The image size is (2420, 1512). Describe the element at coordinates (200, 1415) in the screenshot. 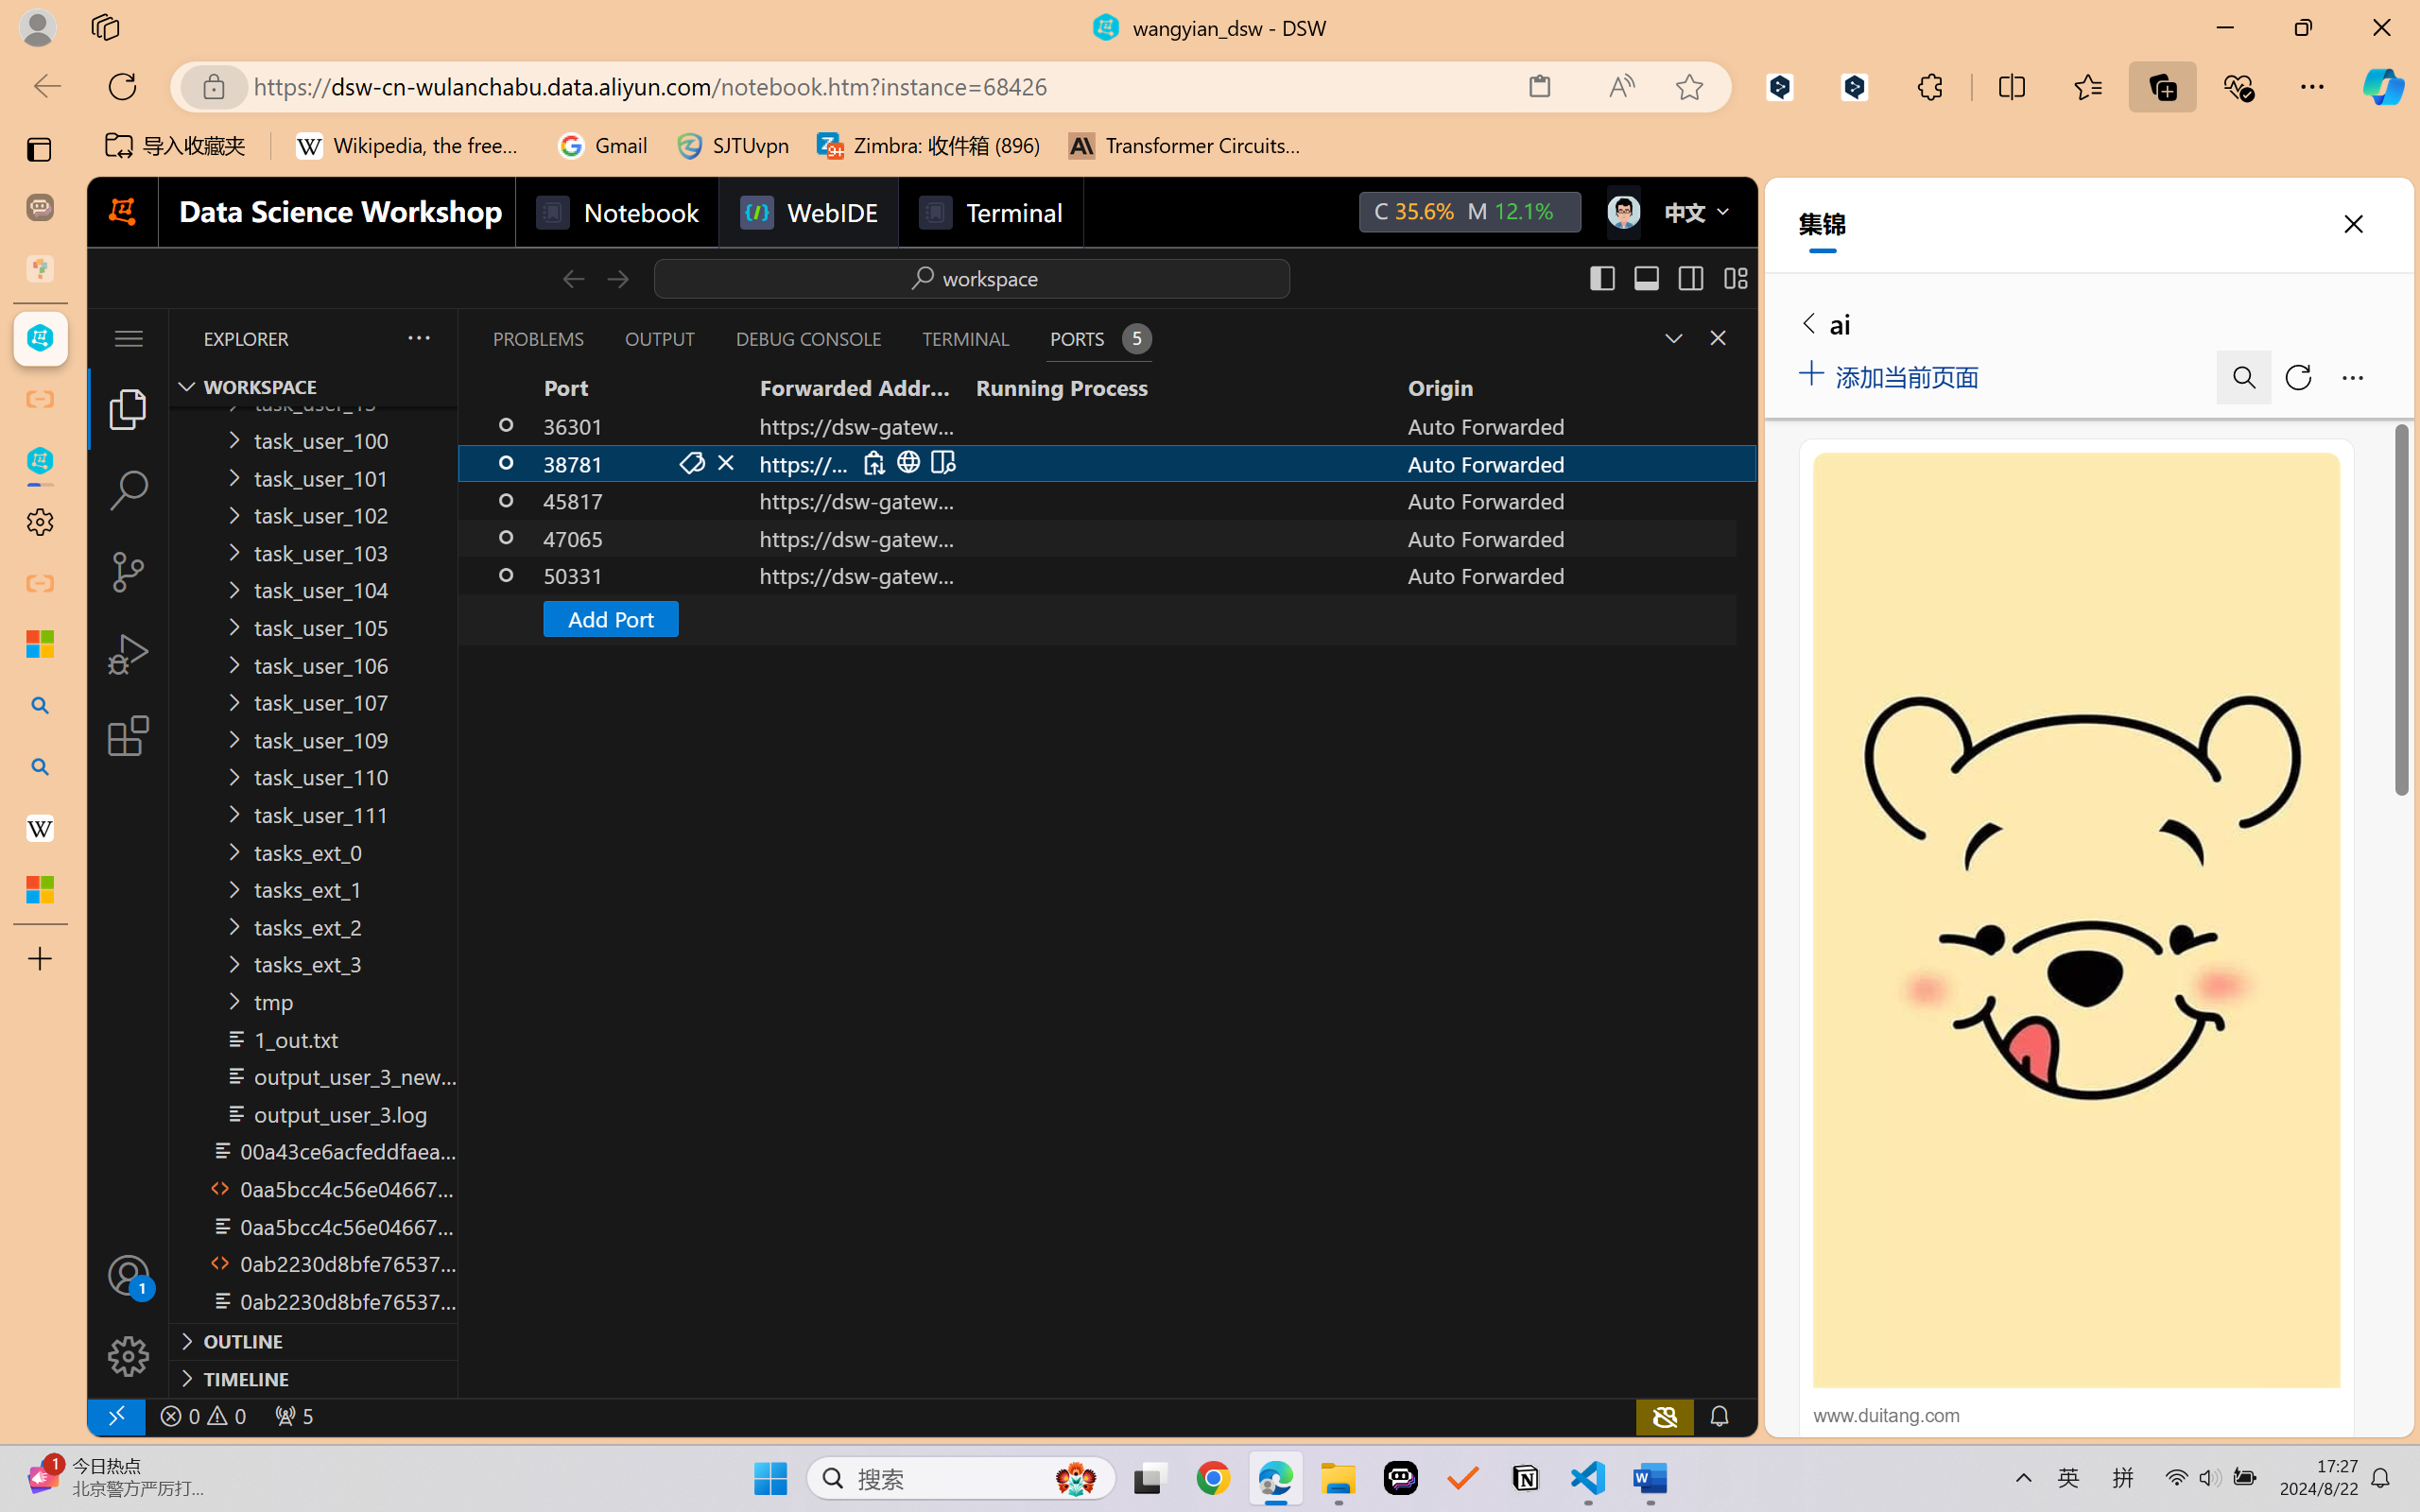

I see `'No Problems'` at that location.